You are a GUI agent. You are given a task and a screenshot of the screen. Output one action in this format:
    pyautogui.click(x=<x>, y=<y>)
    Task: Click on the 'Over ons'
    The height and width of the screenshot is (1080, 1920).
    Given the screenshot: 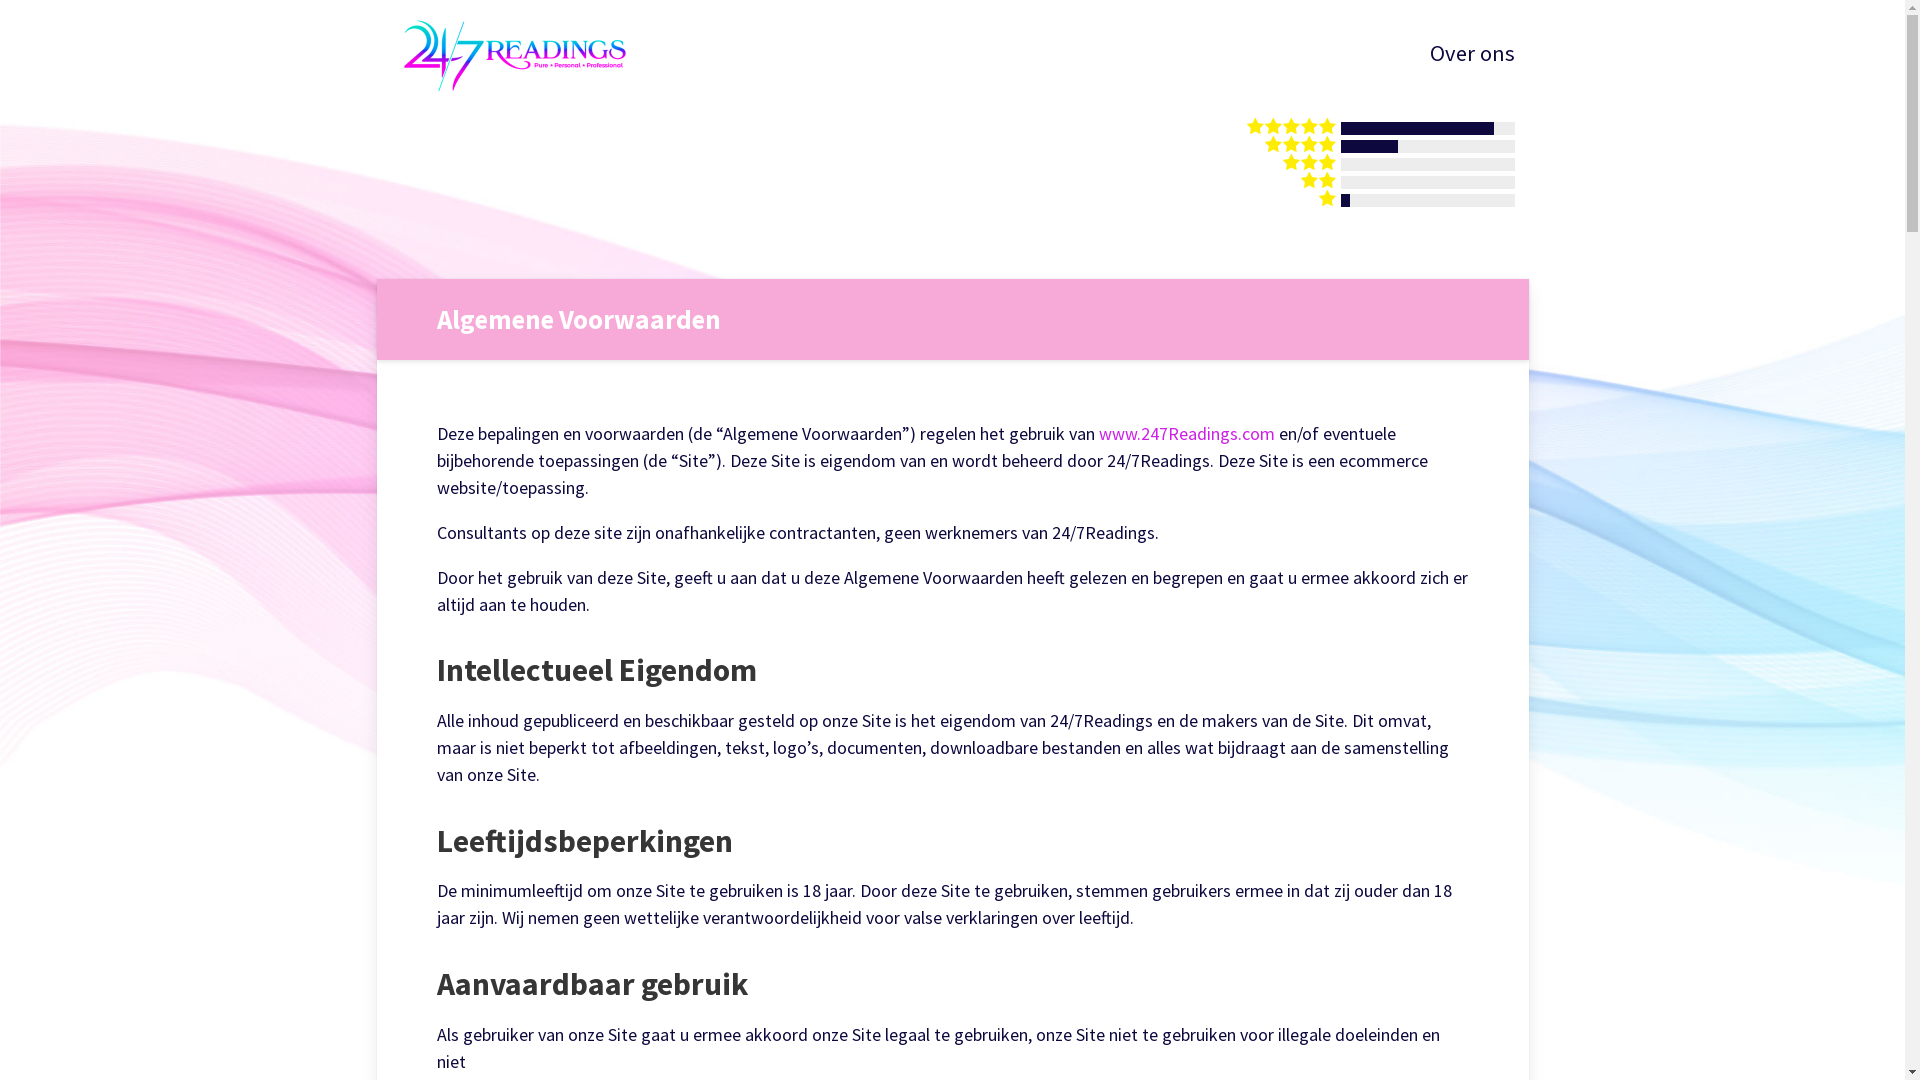 What is the action you would take?
    pyautogui.click(x=1472, y=53)
    